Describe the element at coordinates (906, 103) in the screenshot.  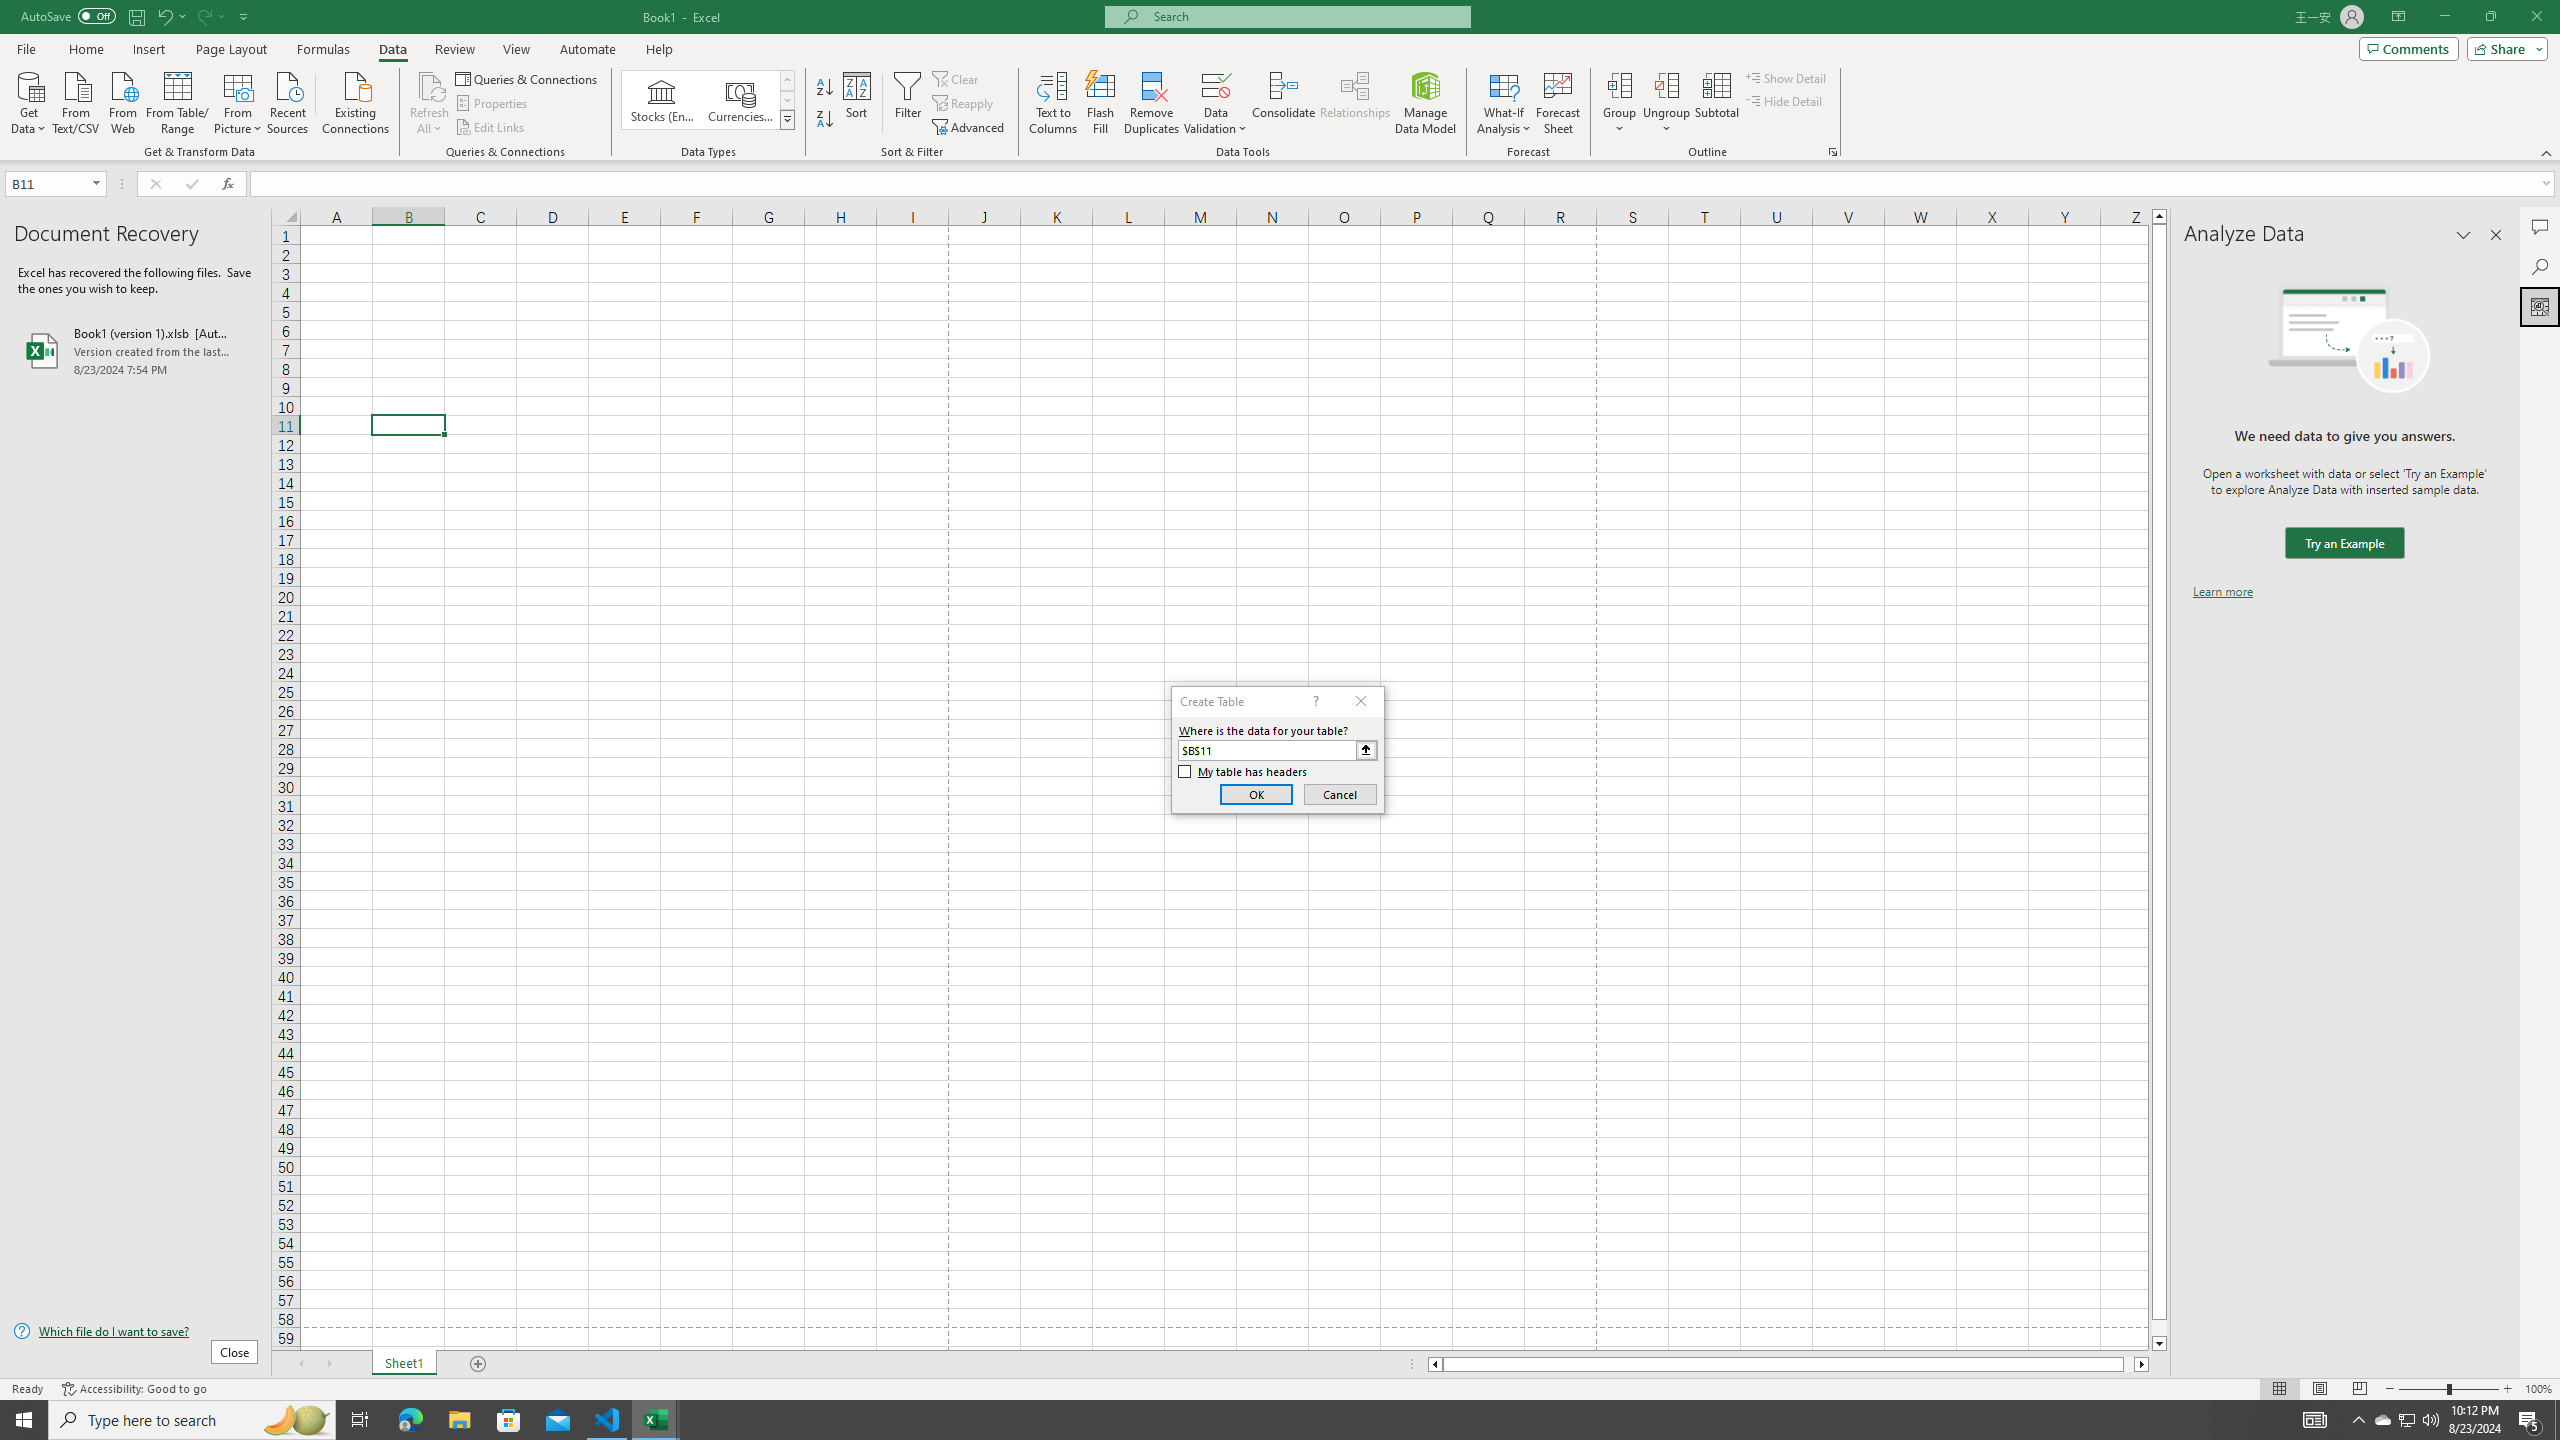
I see `'Filter'` at that location.